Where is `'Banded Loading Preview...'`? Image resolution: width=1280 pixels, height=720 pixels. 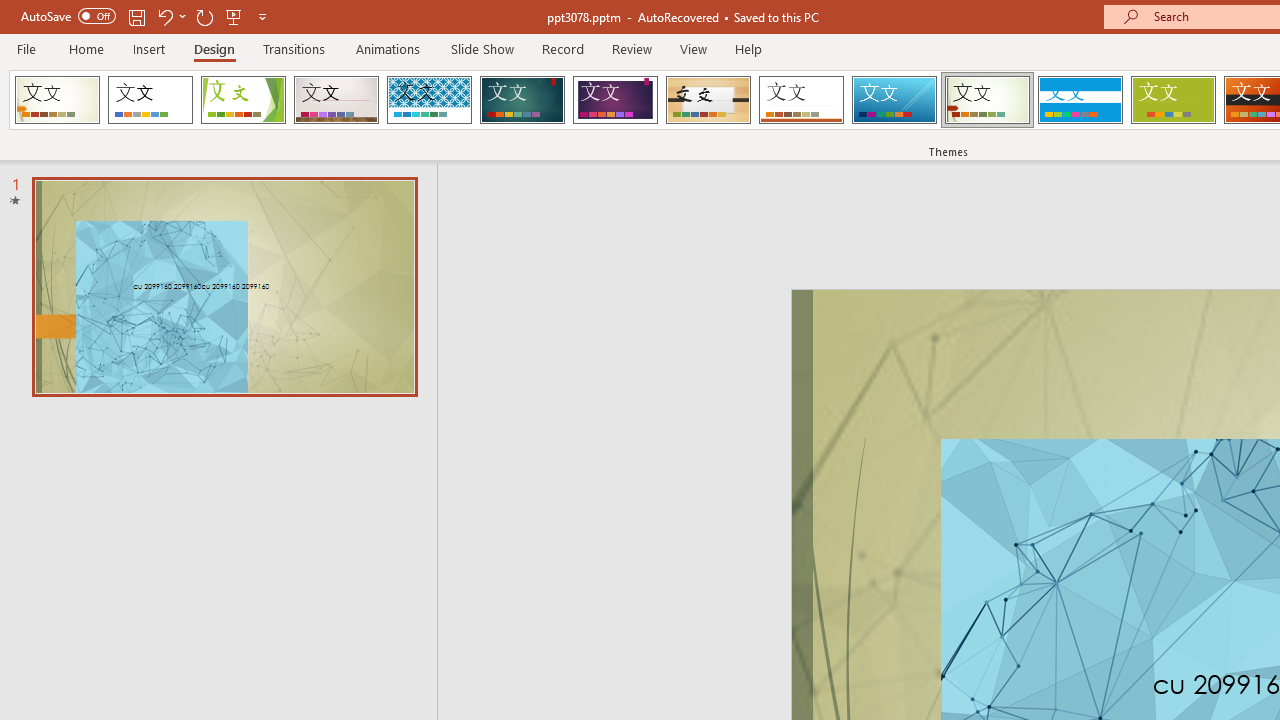
'Banded Loading Preview...' is located at coordinates (1079, 100).